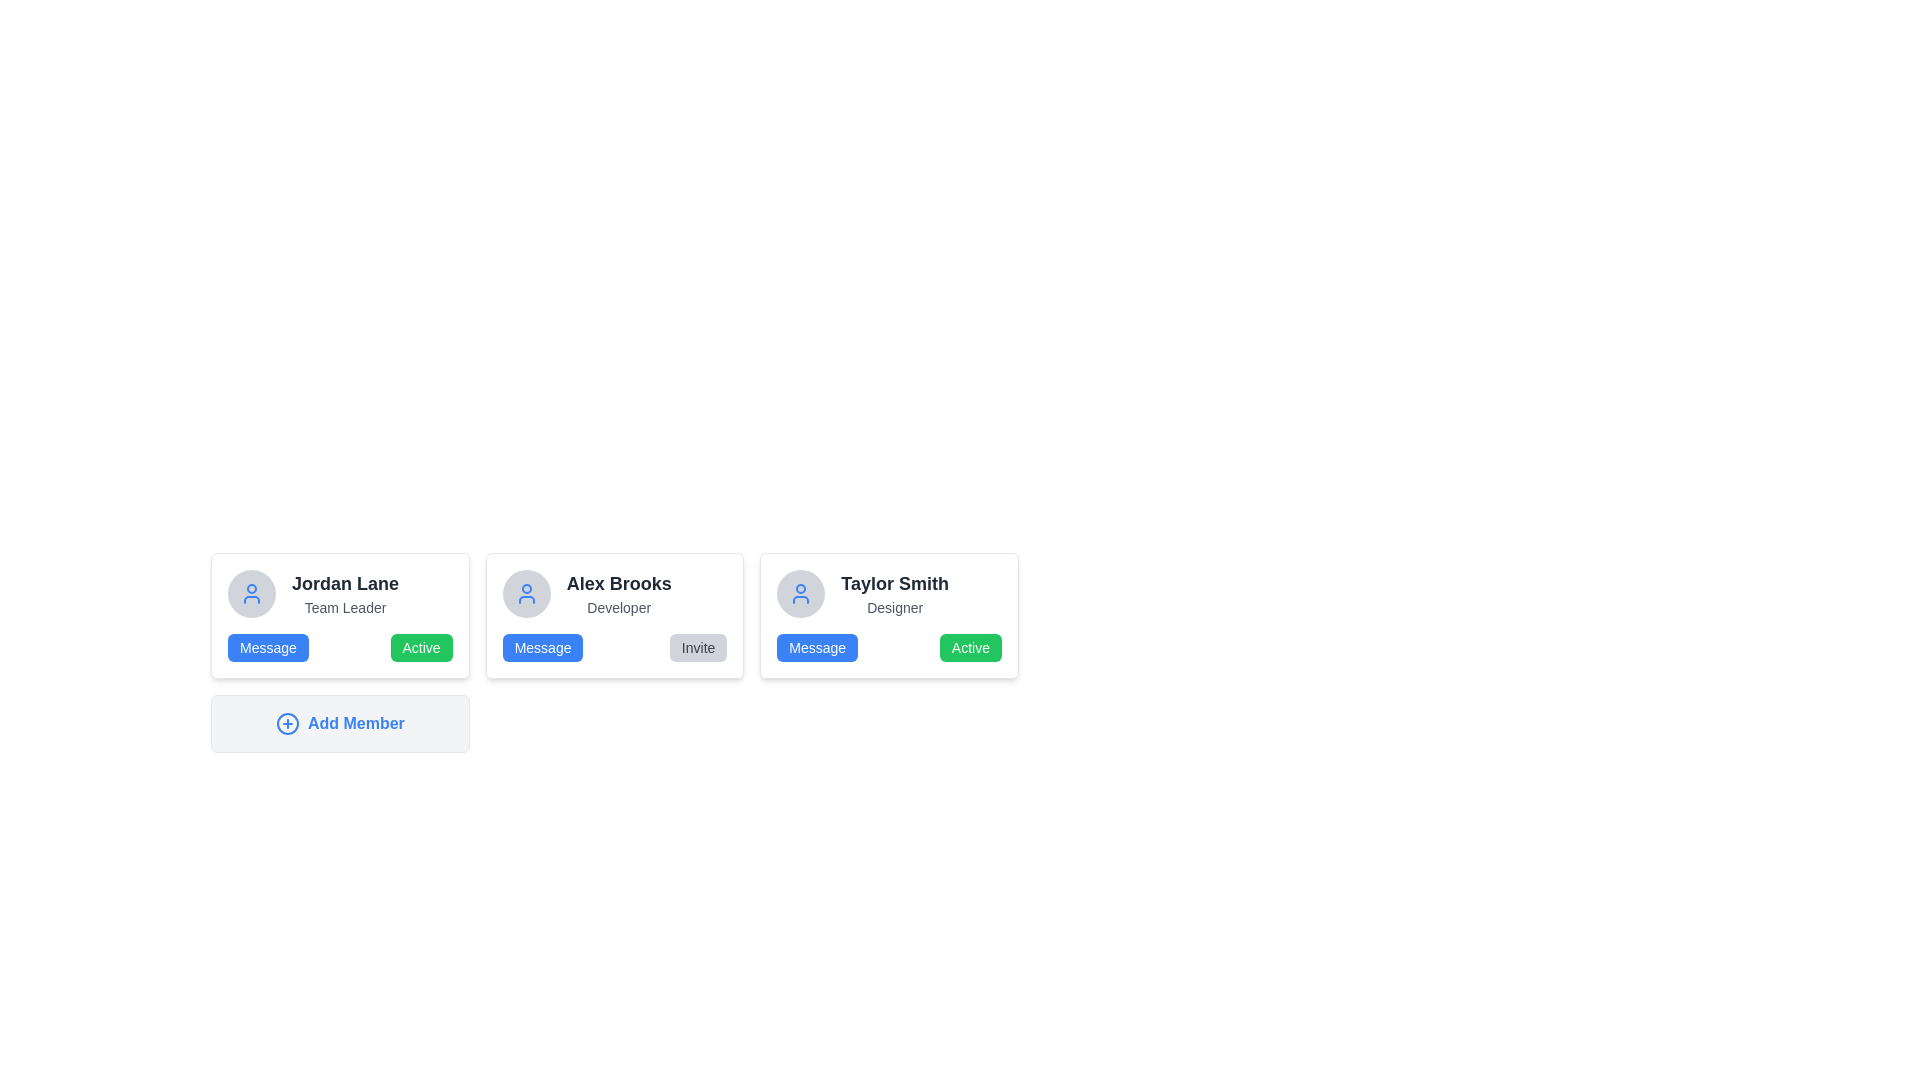 This screenshot has height=1080, width=1920. What do you see at coordinates (420, 648) in the screenshot?
I see `the green 'Active' button with white text located under 'Jordan Lane', the Team Leader` at bounding box center [420, 648].